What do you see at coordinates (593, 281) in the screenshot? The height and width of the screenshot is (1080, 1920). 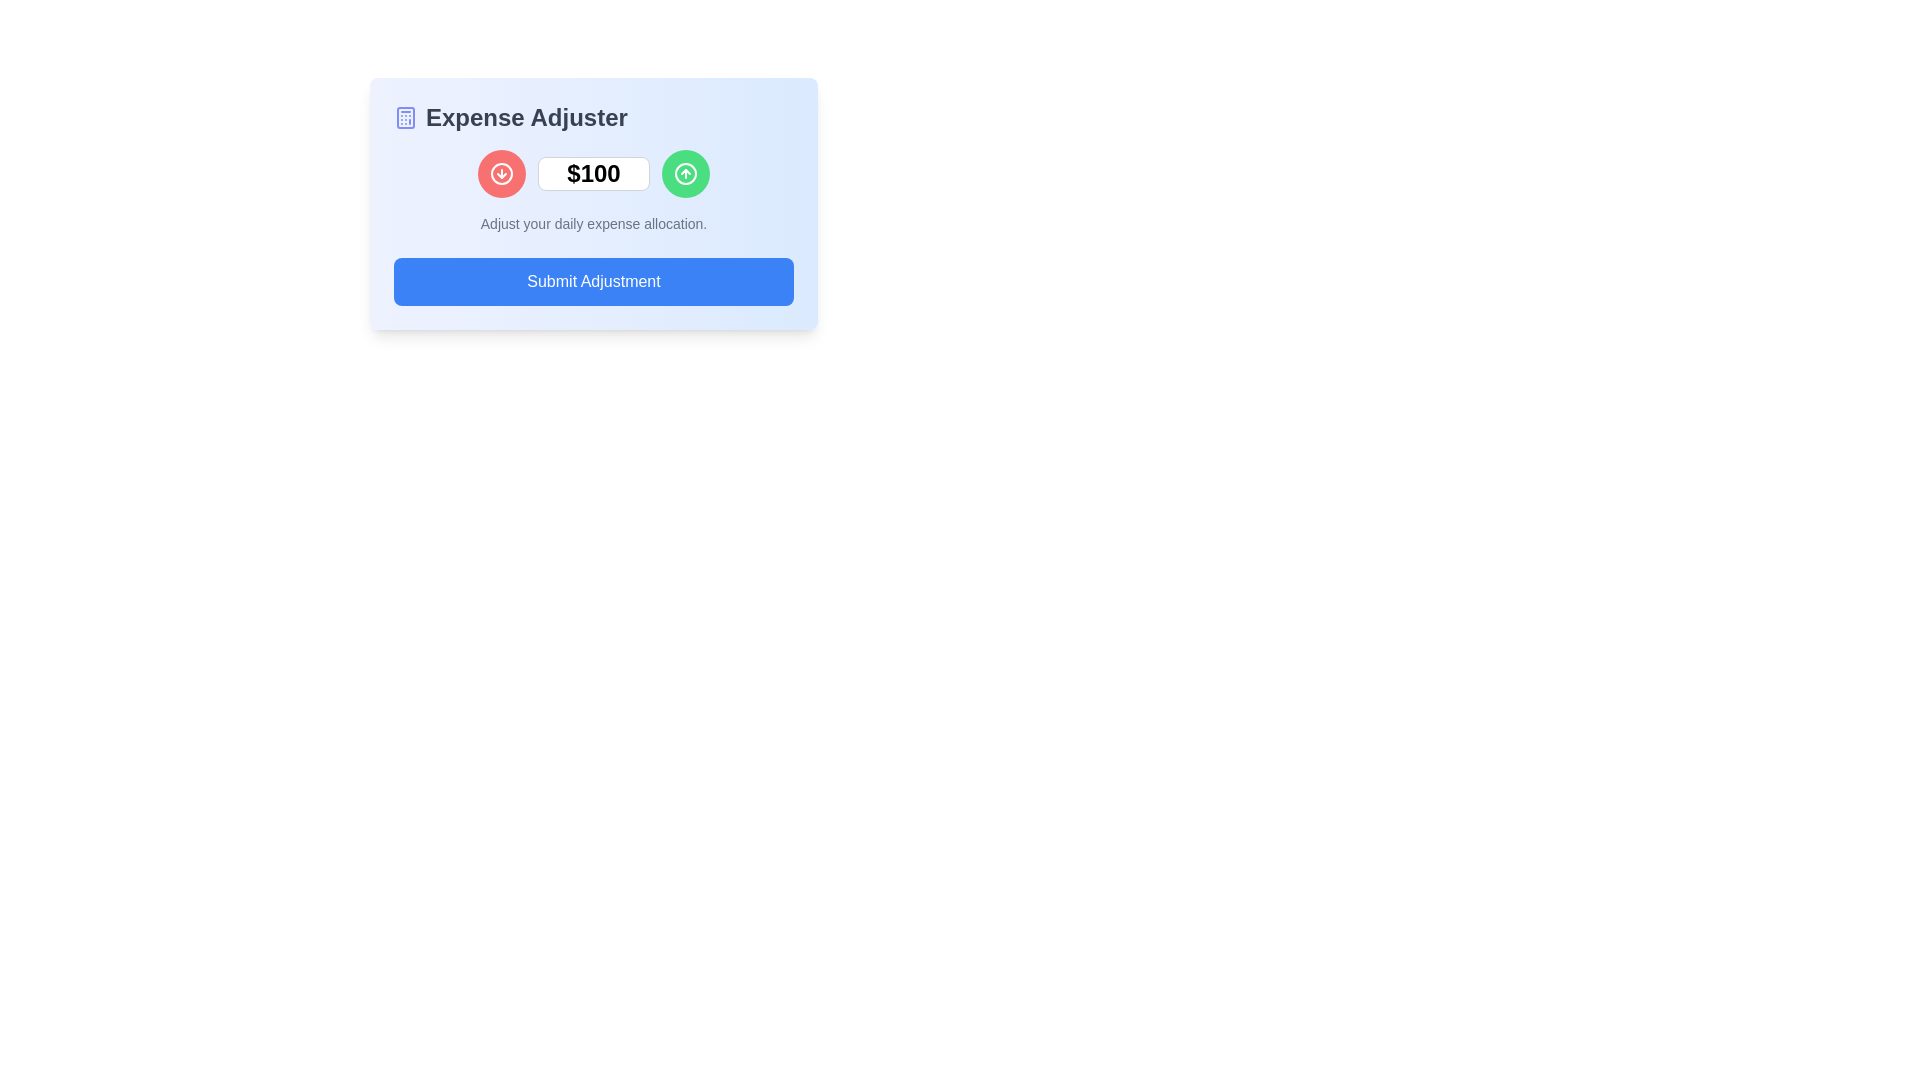 I see `the 'Submit Adjustment' button, which is a vibrant blue rectangular button with white text, located at the bottom of the 'Expense Adjuster' section` at bounding box center [593, 281].